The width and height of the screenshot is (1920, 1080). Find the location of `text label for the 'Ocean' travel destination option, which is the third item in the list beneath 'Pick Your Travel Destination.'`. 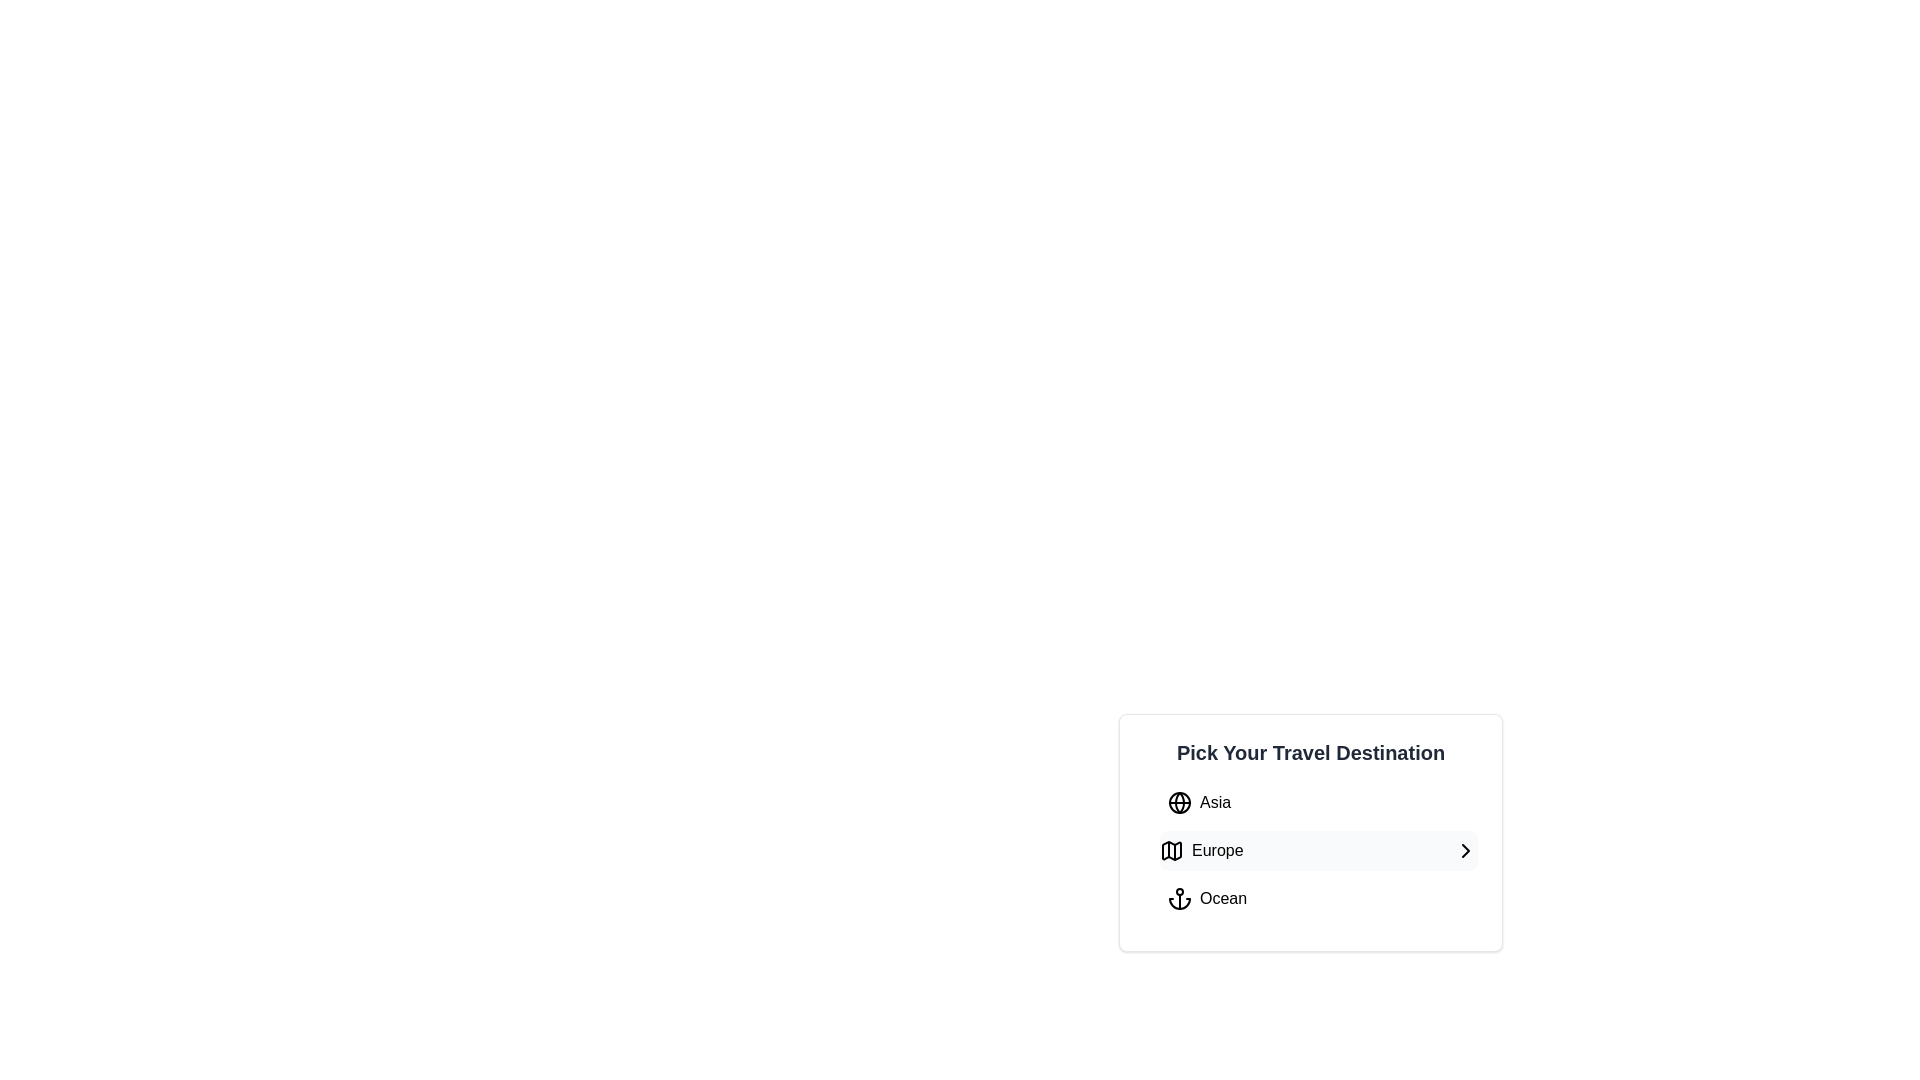

text label for the 'Ocean' travel destination option, which is the third item in the list beneath 'Pick Your Travel Destination.' is located at coordinates (1222, 897).